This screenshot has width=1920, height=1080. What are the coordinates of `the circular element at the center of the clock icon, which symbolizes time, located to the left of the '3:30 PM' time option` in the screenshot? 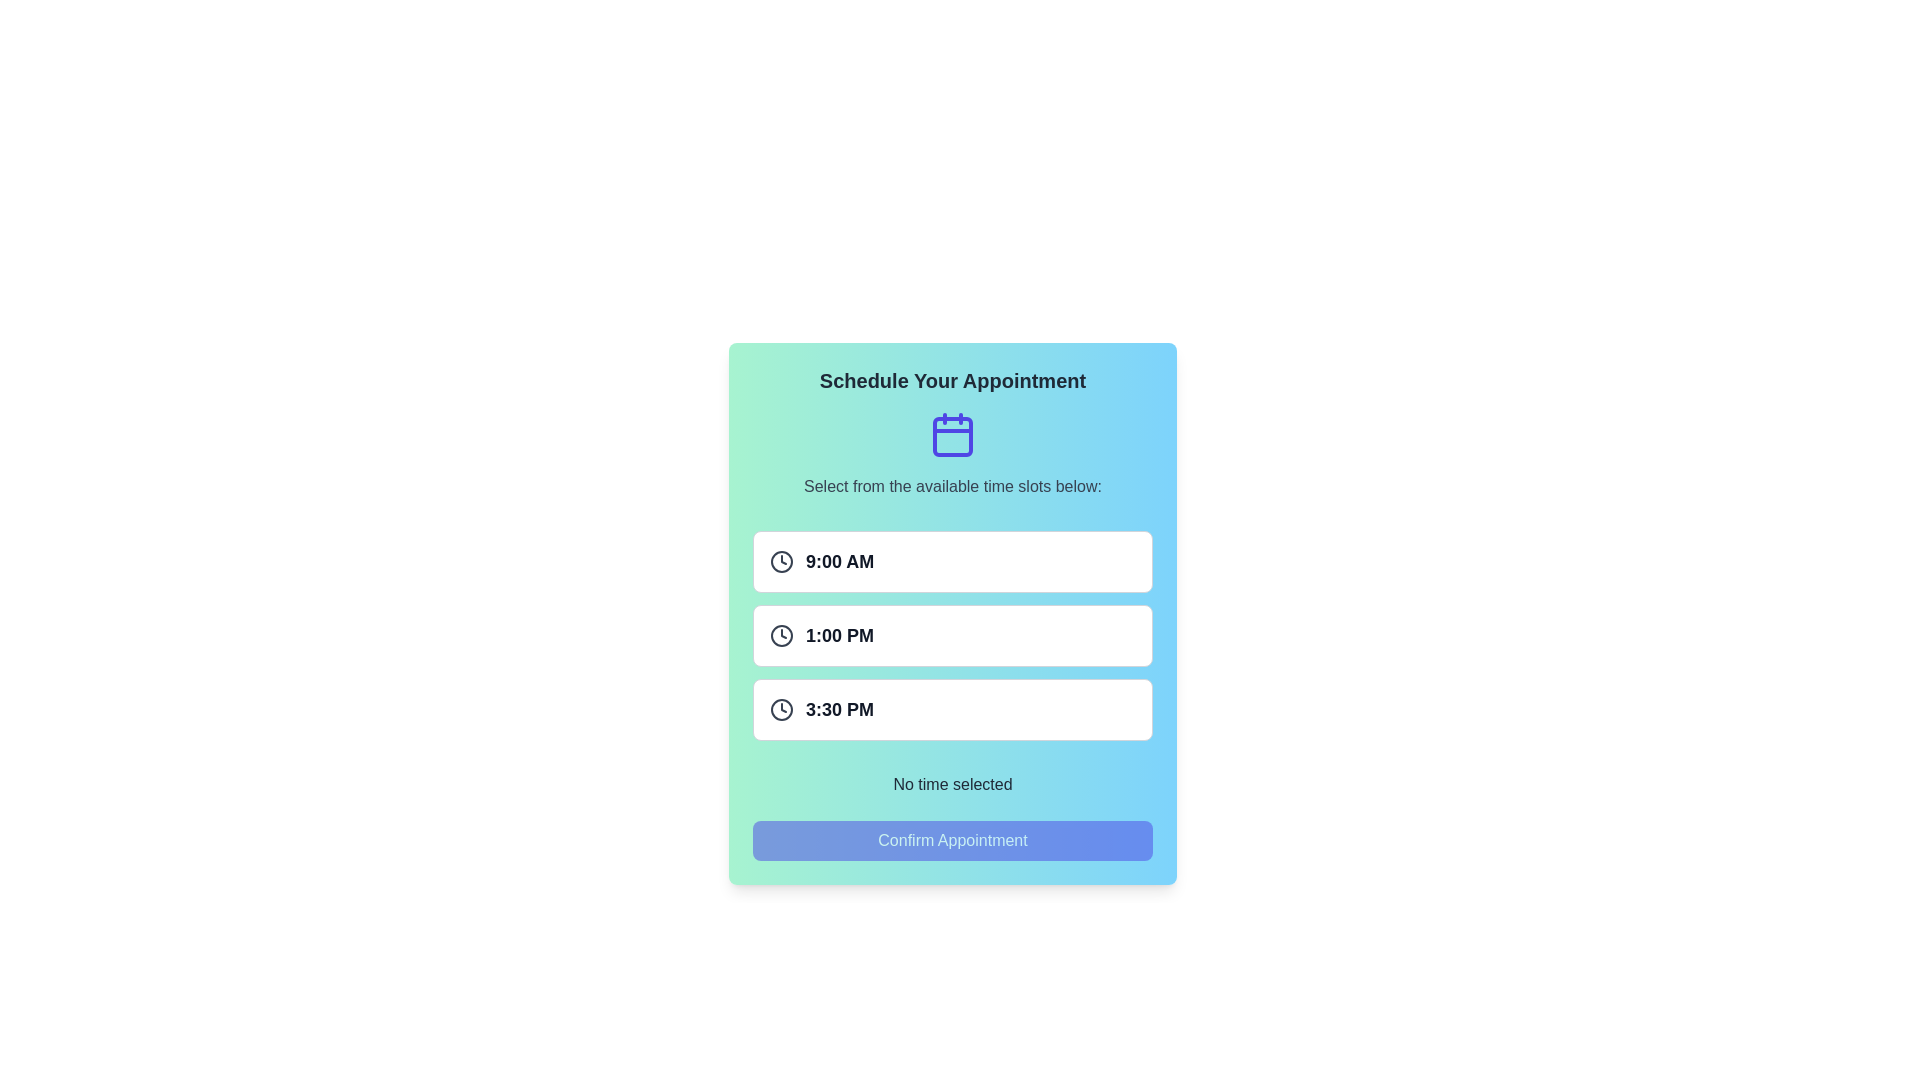 It's located at (781, 708).